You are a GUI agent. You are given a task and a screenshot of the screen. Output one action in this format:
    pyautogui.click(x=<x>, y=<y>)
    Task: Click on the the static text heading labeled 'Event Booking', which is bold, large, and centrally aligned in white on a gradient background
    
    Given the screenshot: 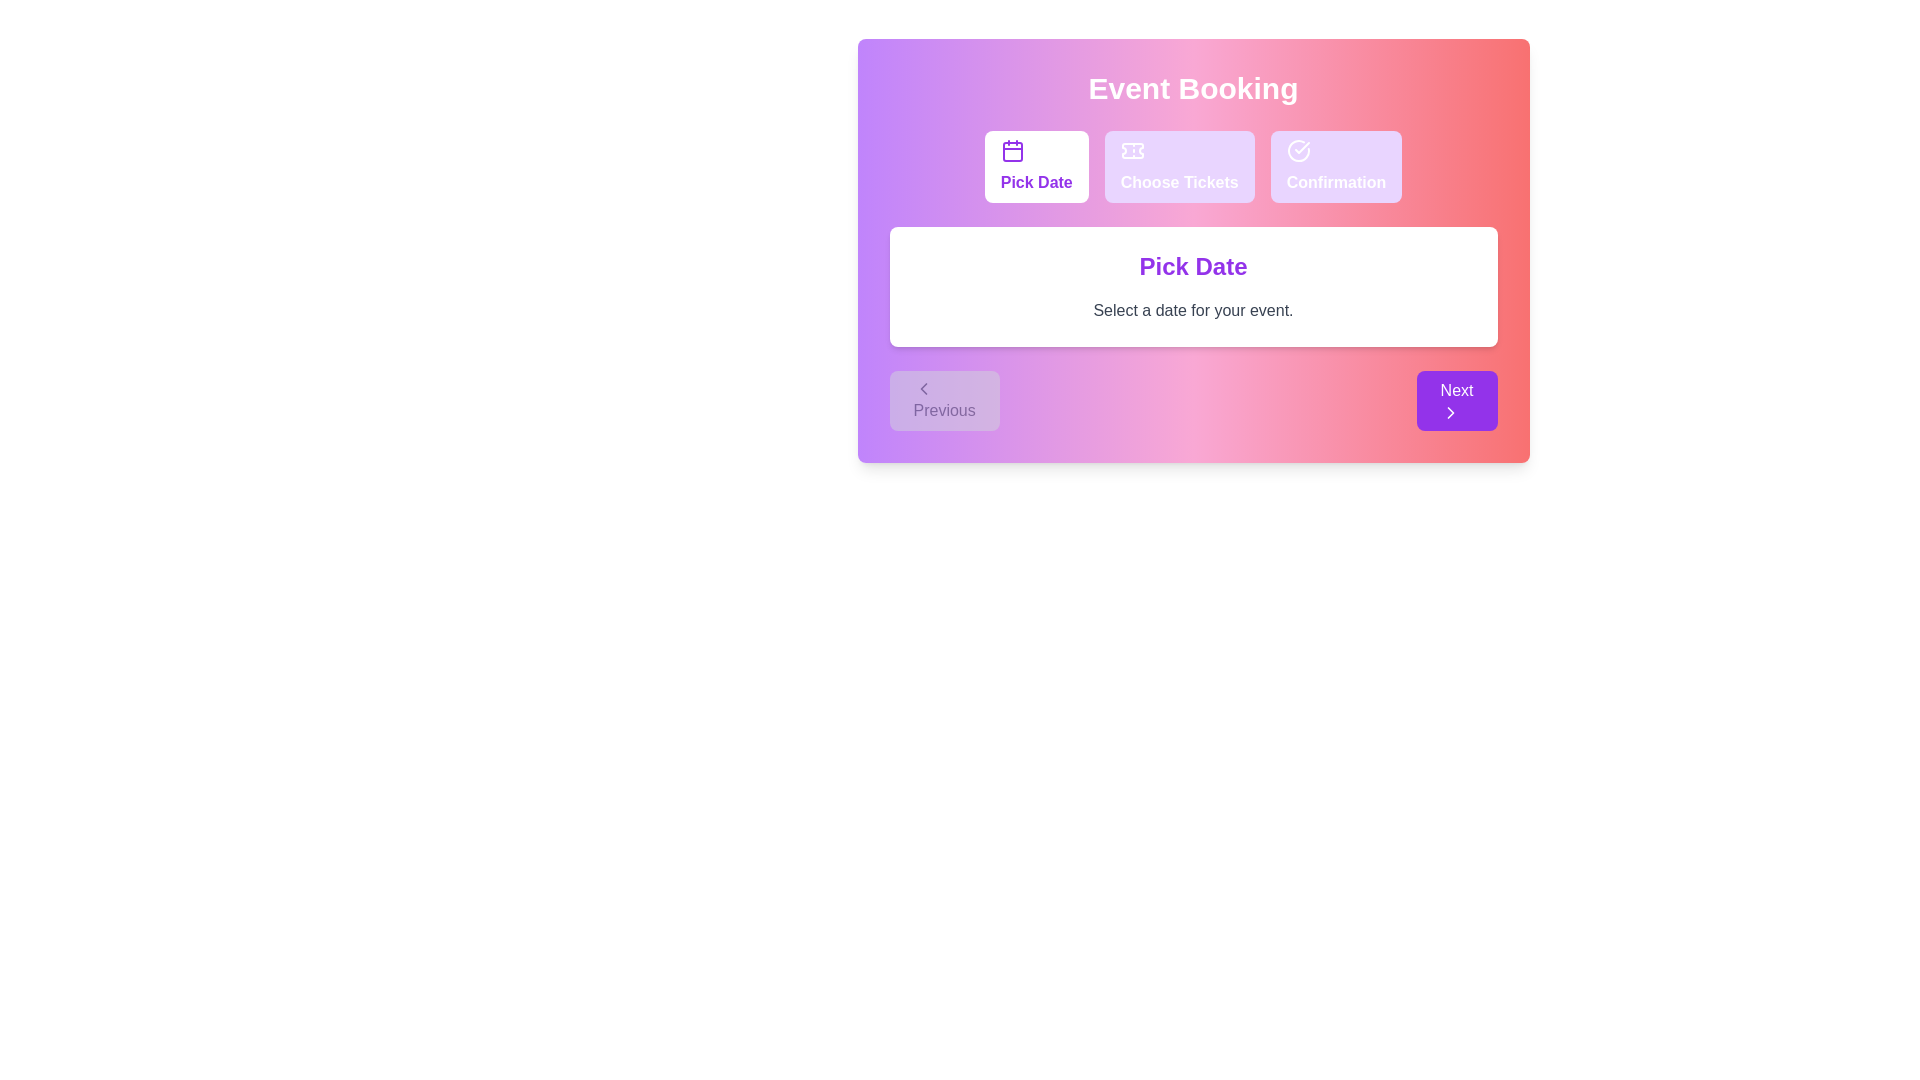 What is the action you would take?
    pyautogui.click(x=1193, y=87)
    